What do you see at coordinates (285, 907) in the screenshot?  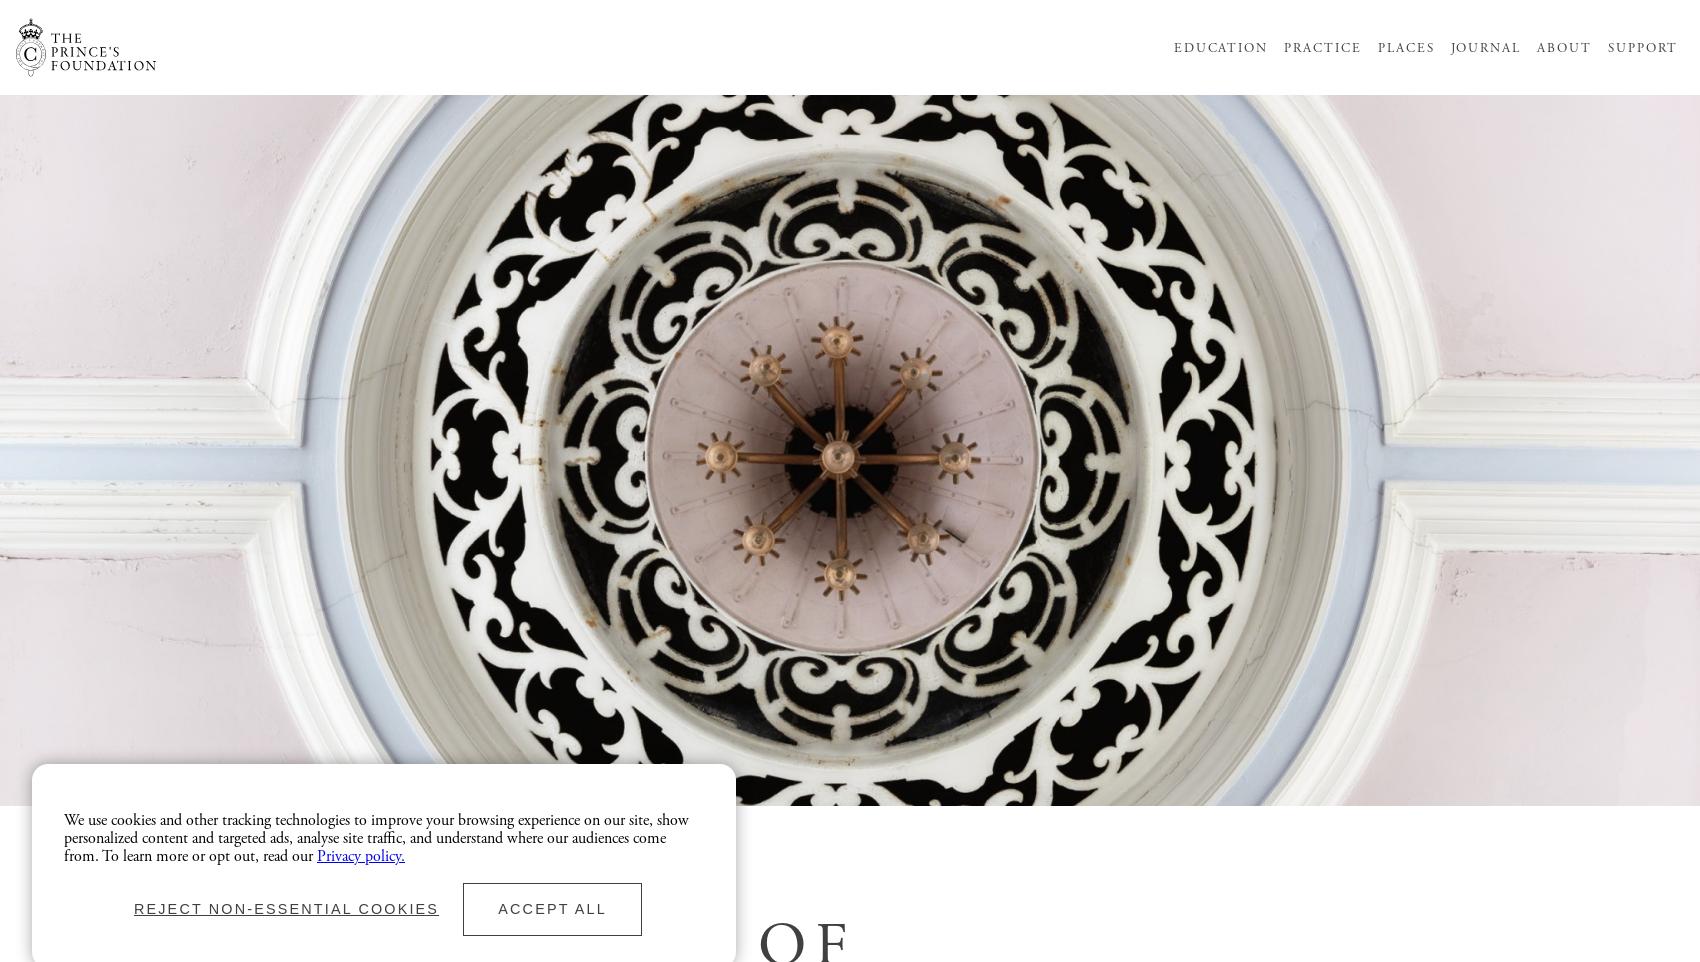 I see `'Reject non-essential cookies'` at bounding box center [285, 907].